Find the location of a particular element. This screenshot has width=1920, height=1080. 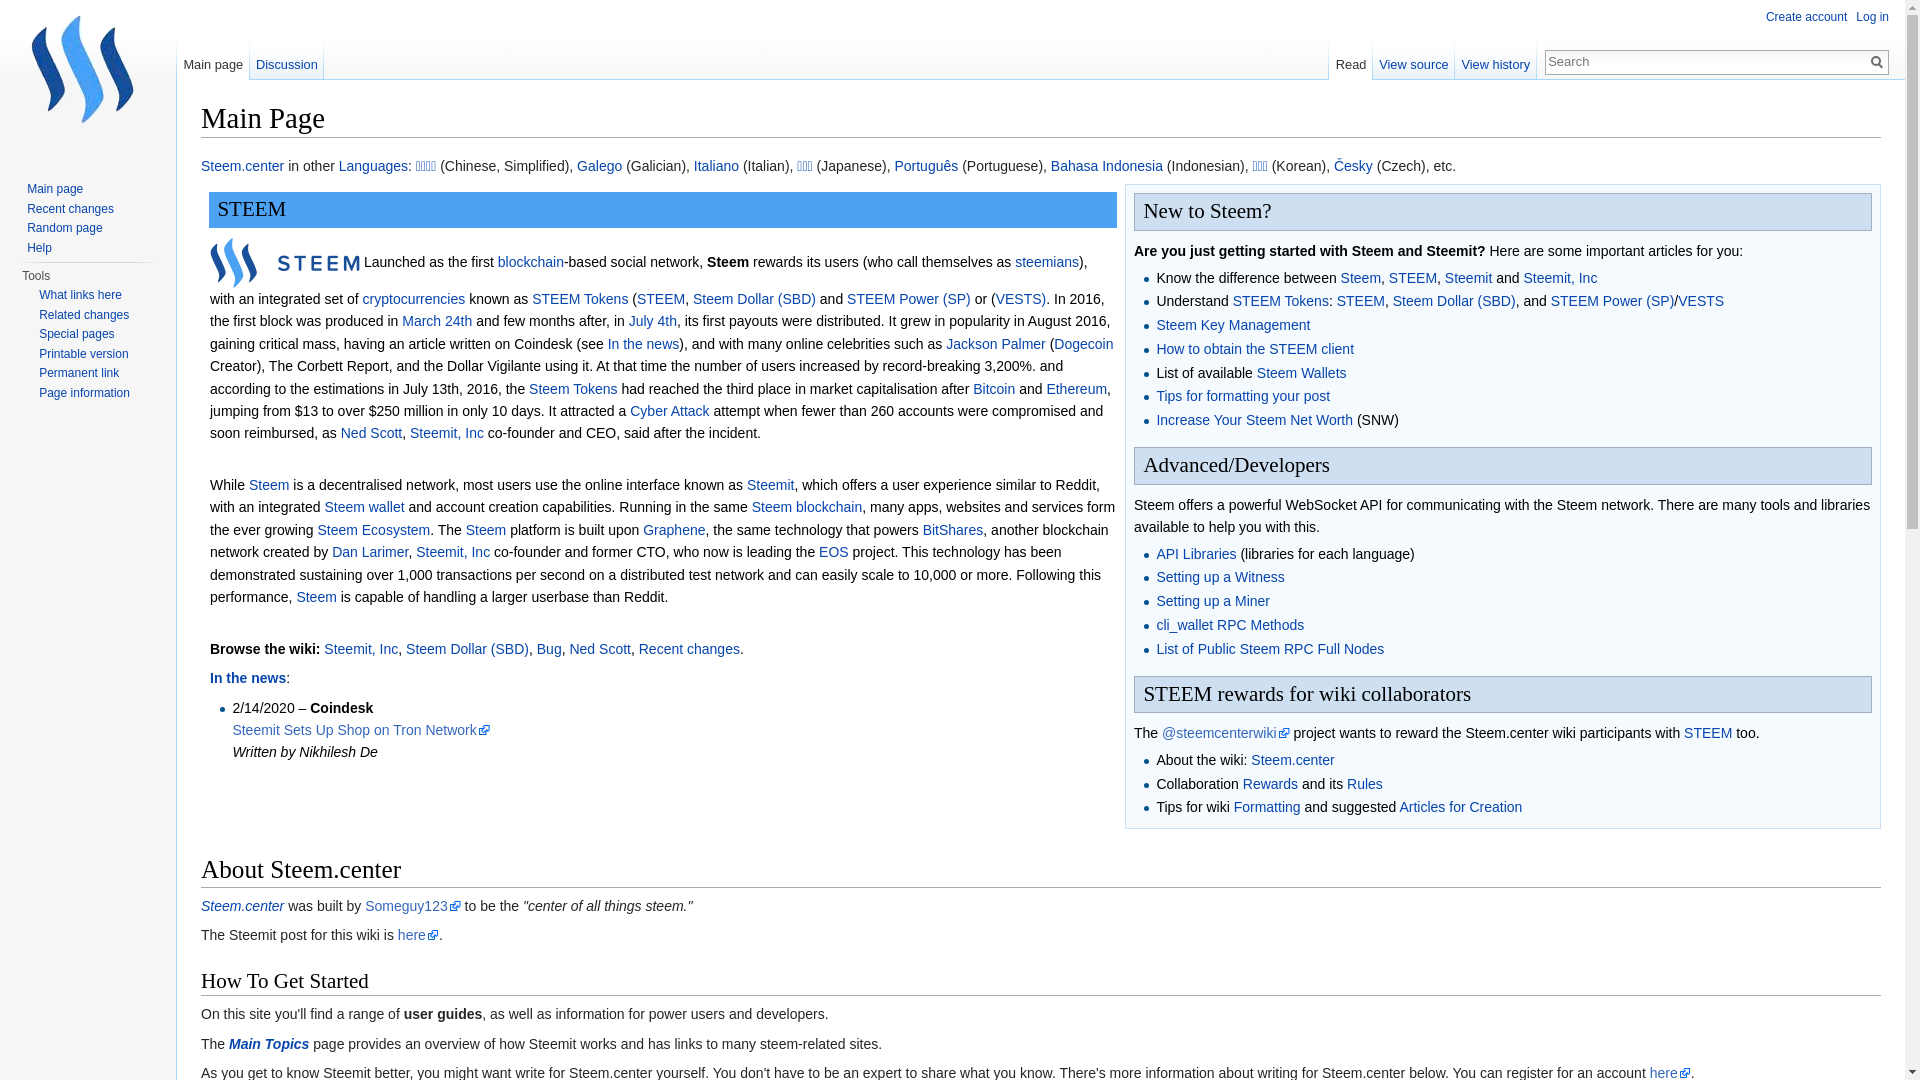

'Special pages' is located at coordinates (76, 333).